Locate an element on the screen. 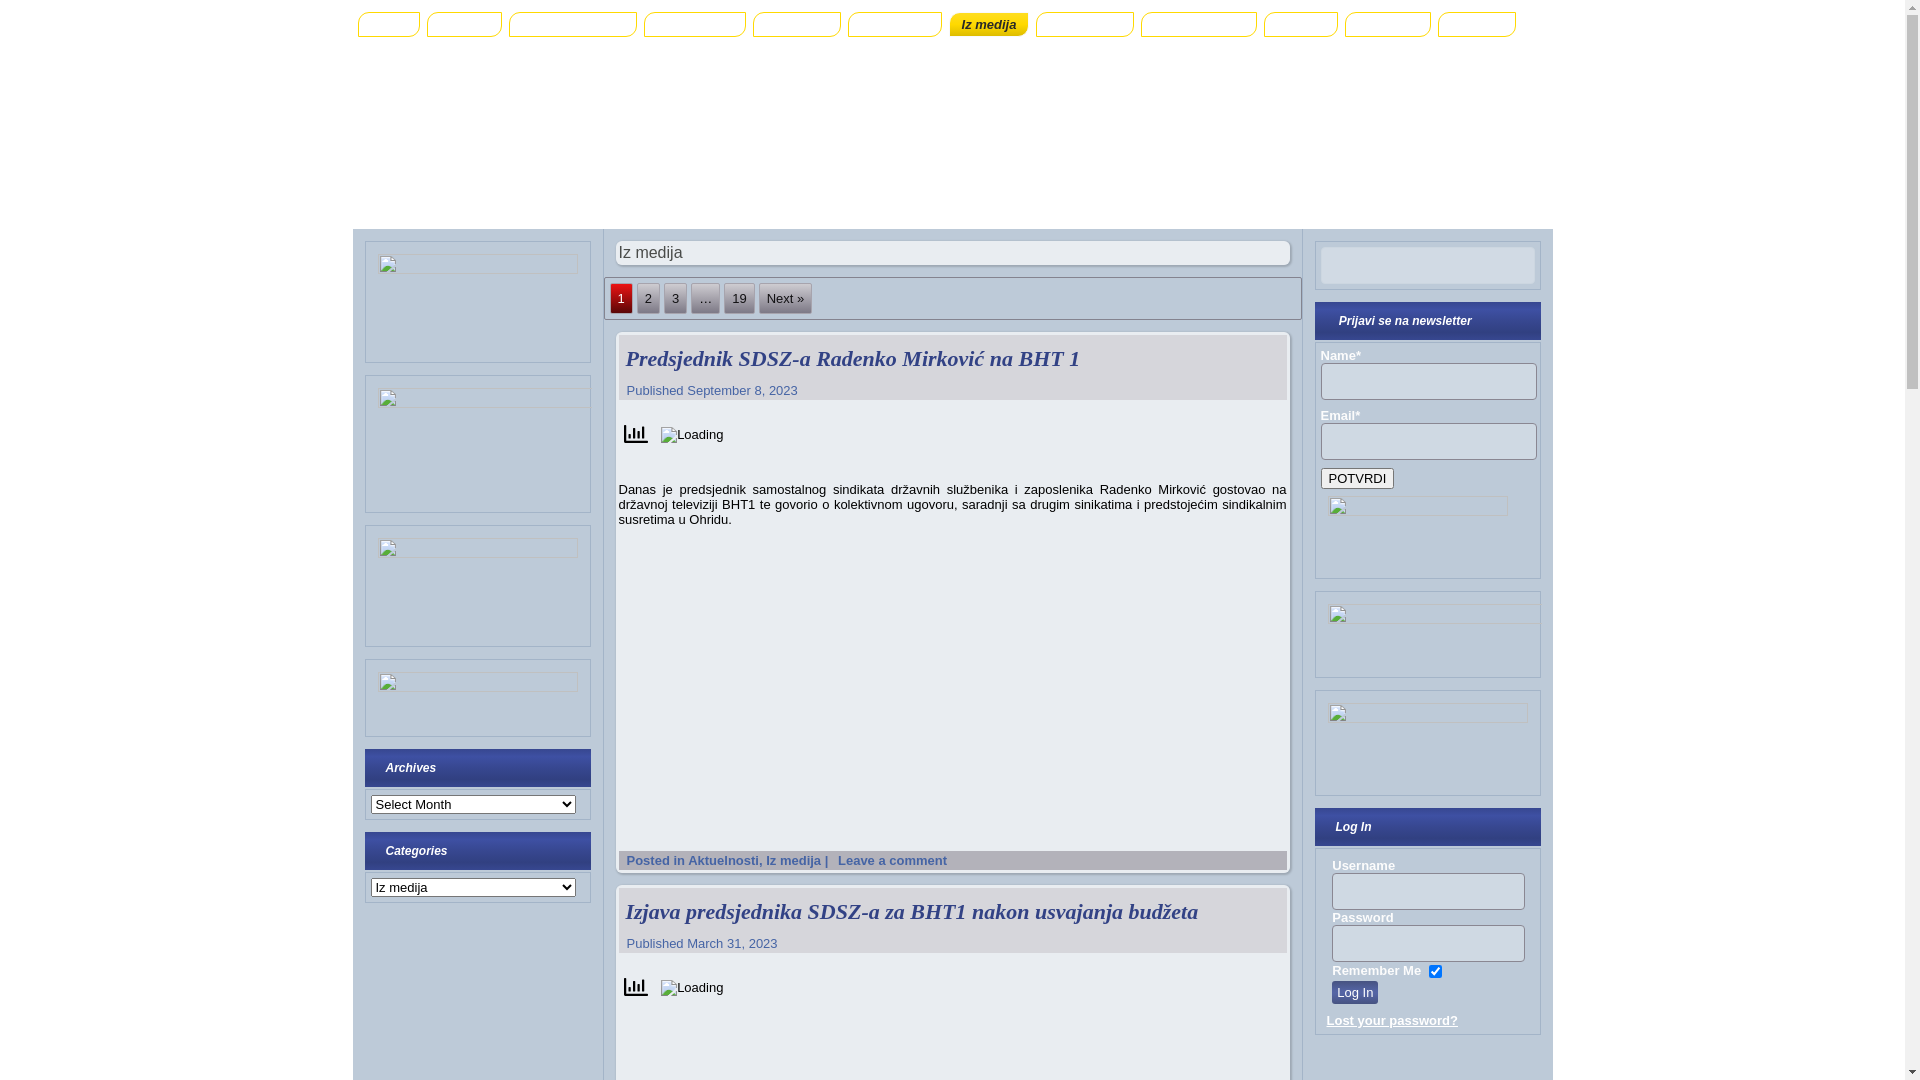 The width and height of the screenshot is (1920, 1080). '2' is located at coordinates (648, 298).